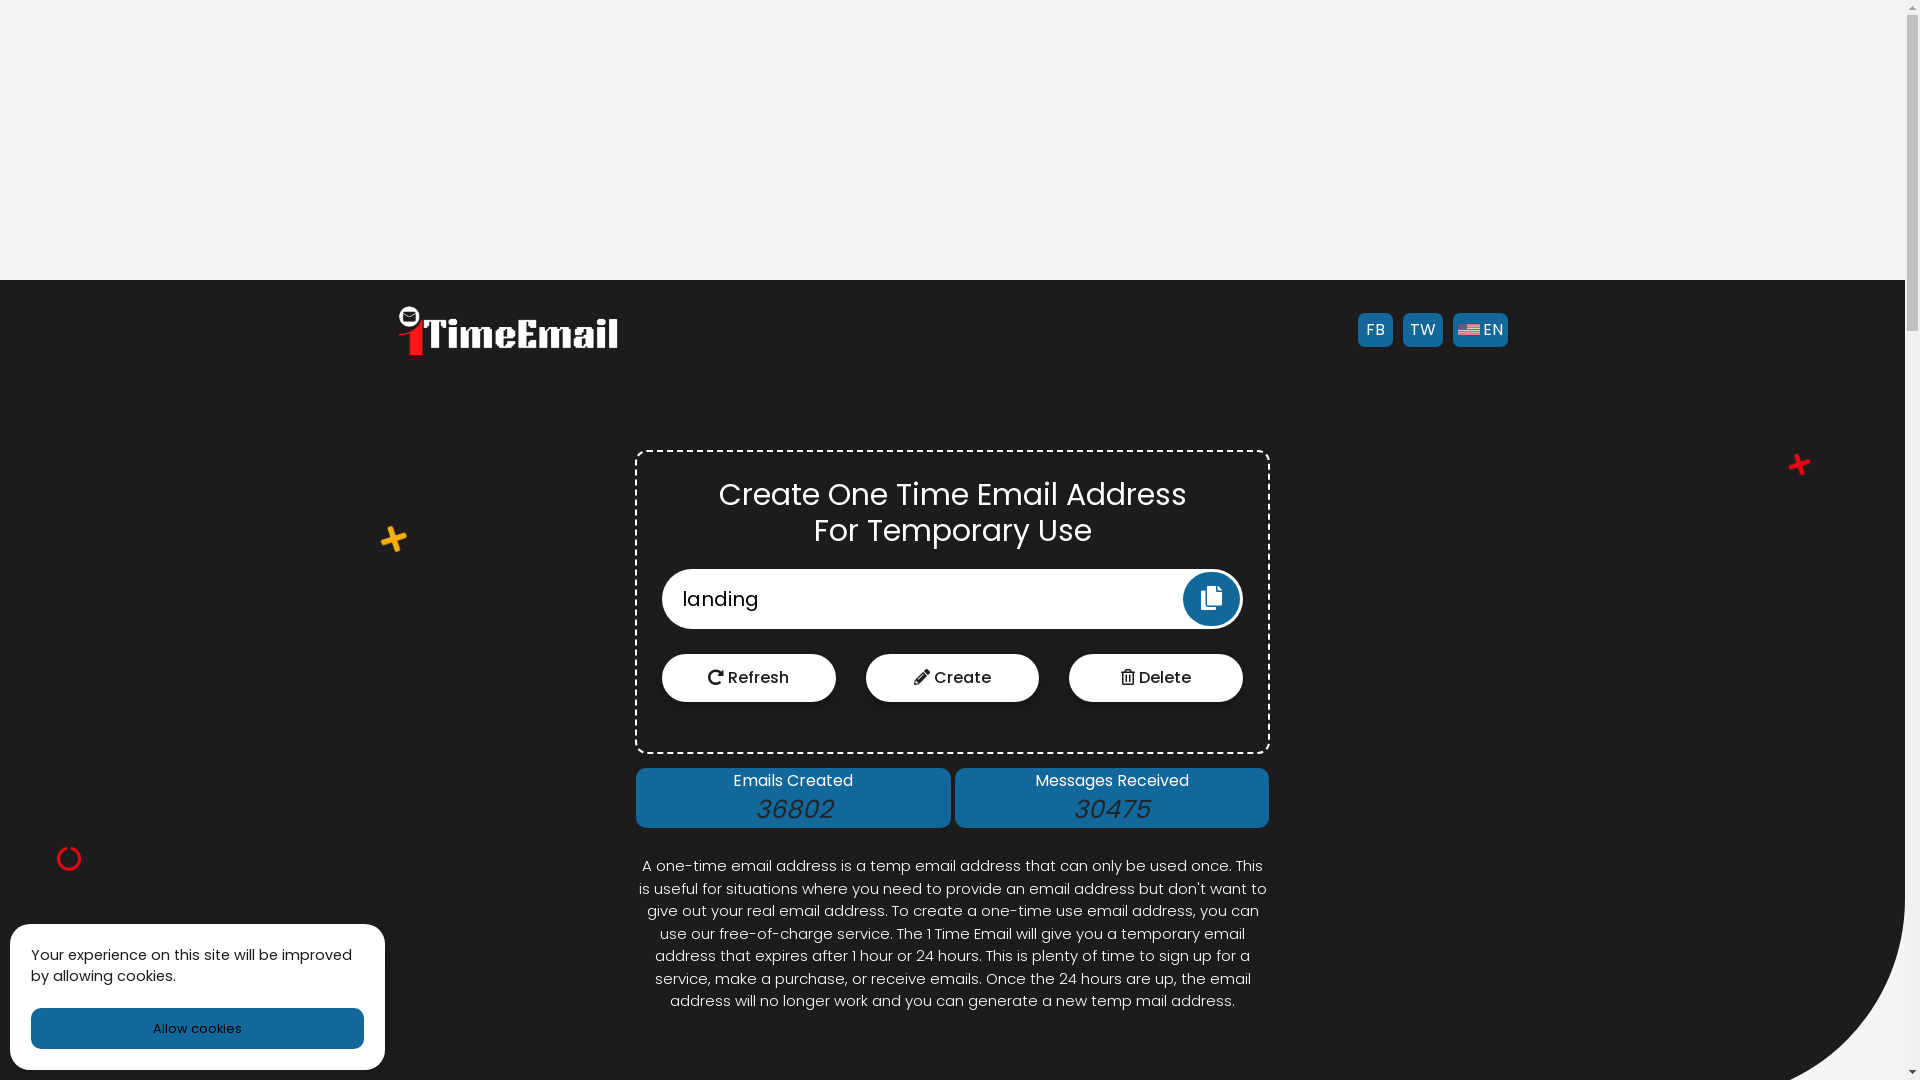 Image resolution: width=1920 pixels, height=1080 pixels. Describe the element at coordinates (1420, 329) in the screenshot. I see `'TW'` at that location.